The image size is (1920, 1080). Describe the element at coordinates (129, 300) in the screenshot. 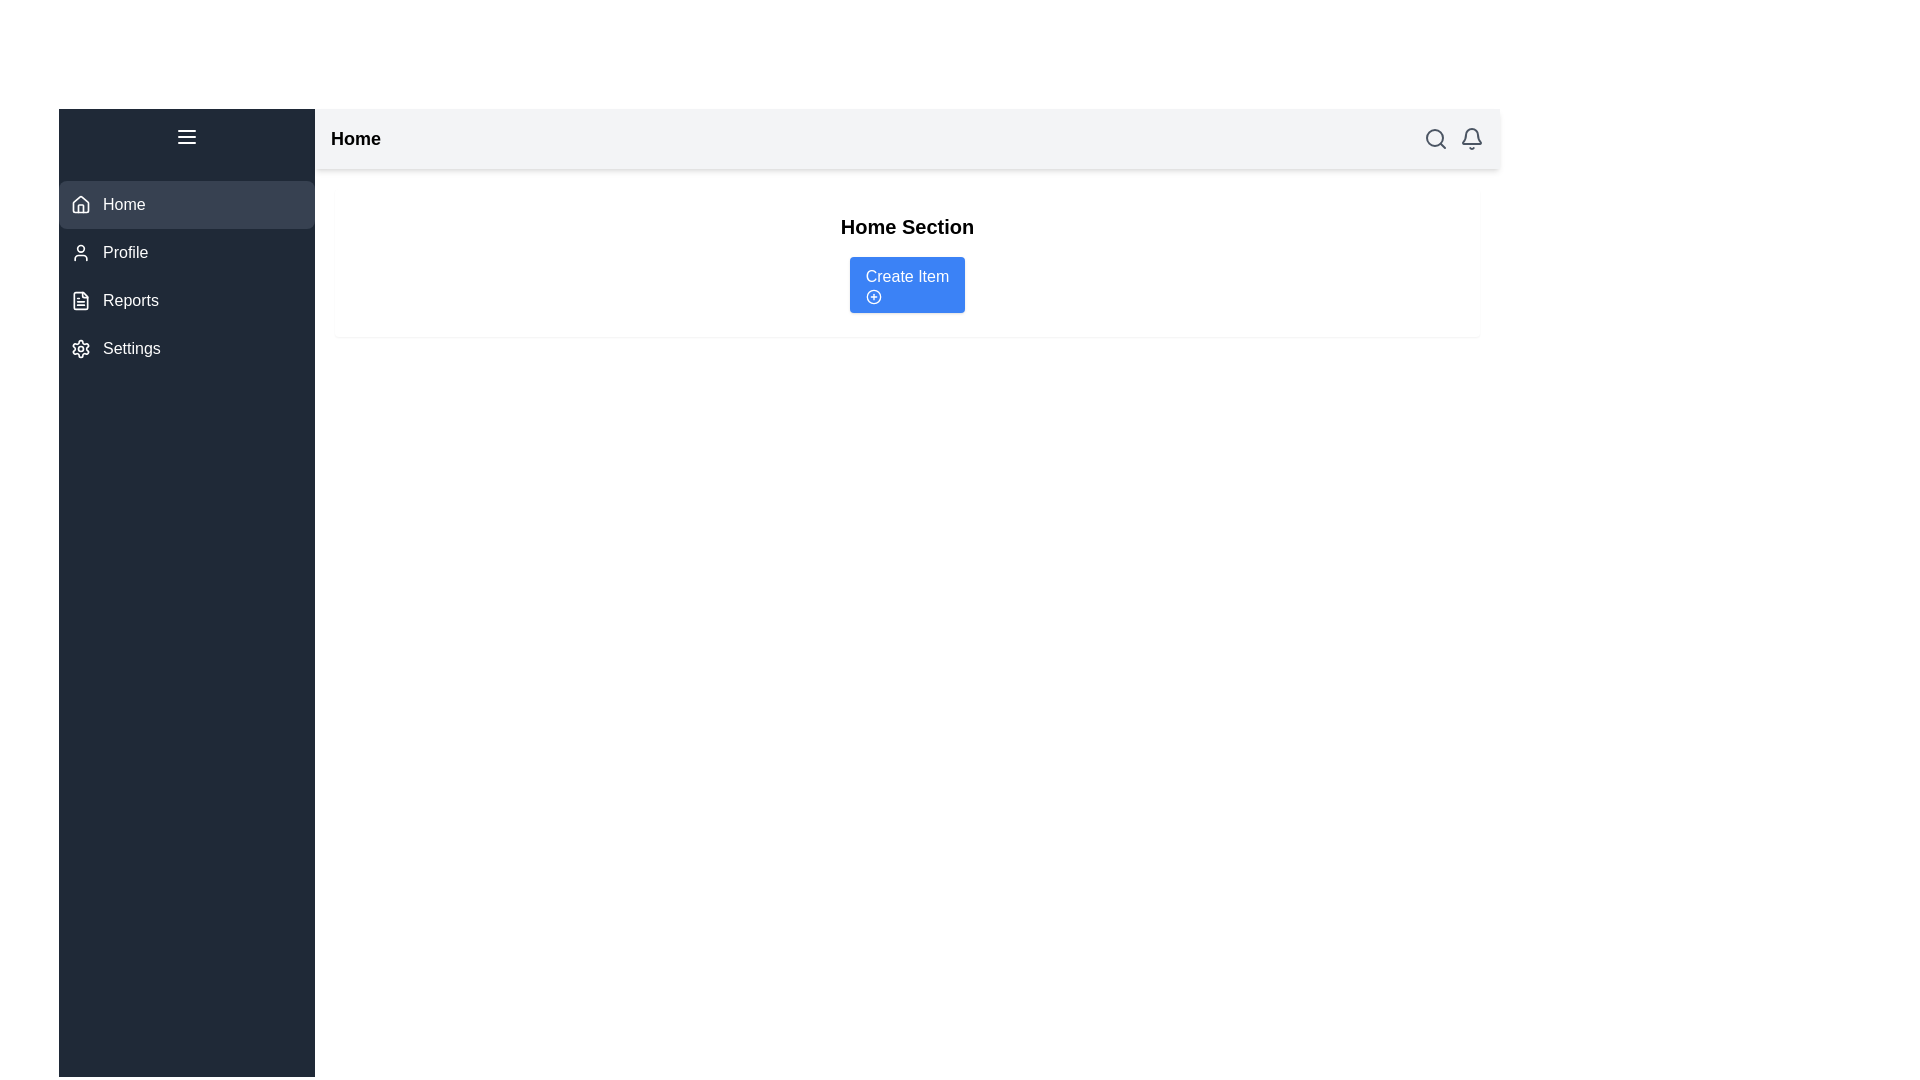

I see `the Text label that serves as a navigation link` at that location.